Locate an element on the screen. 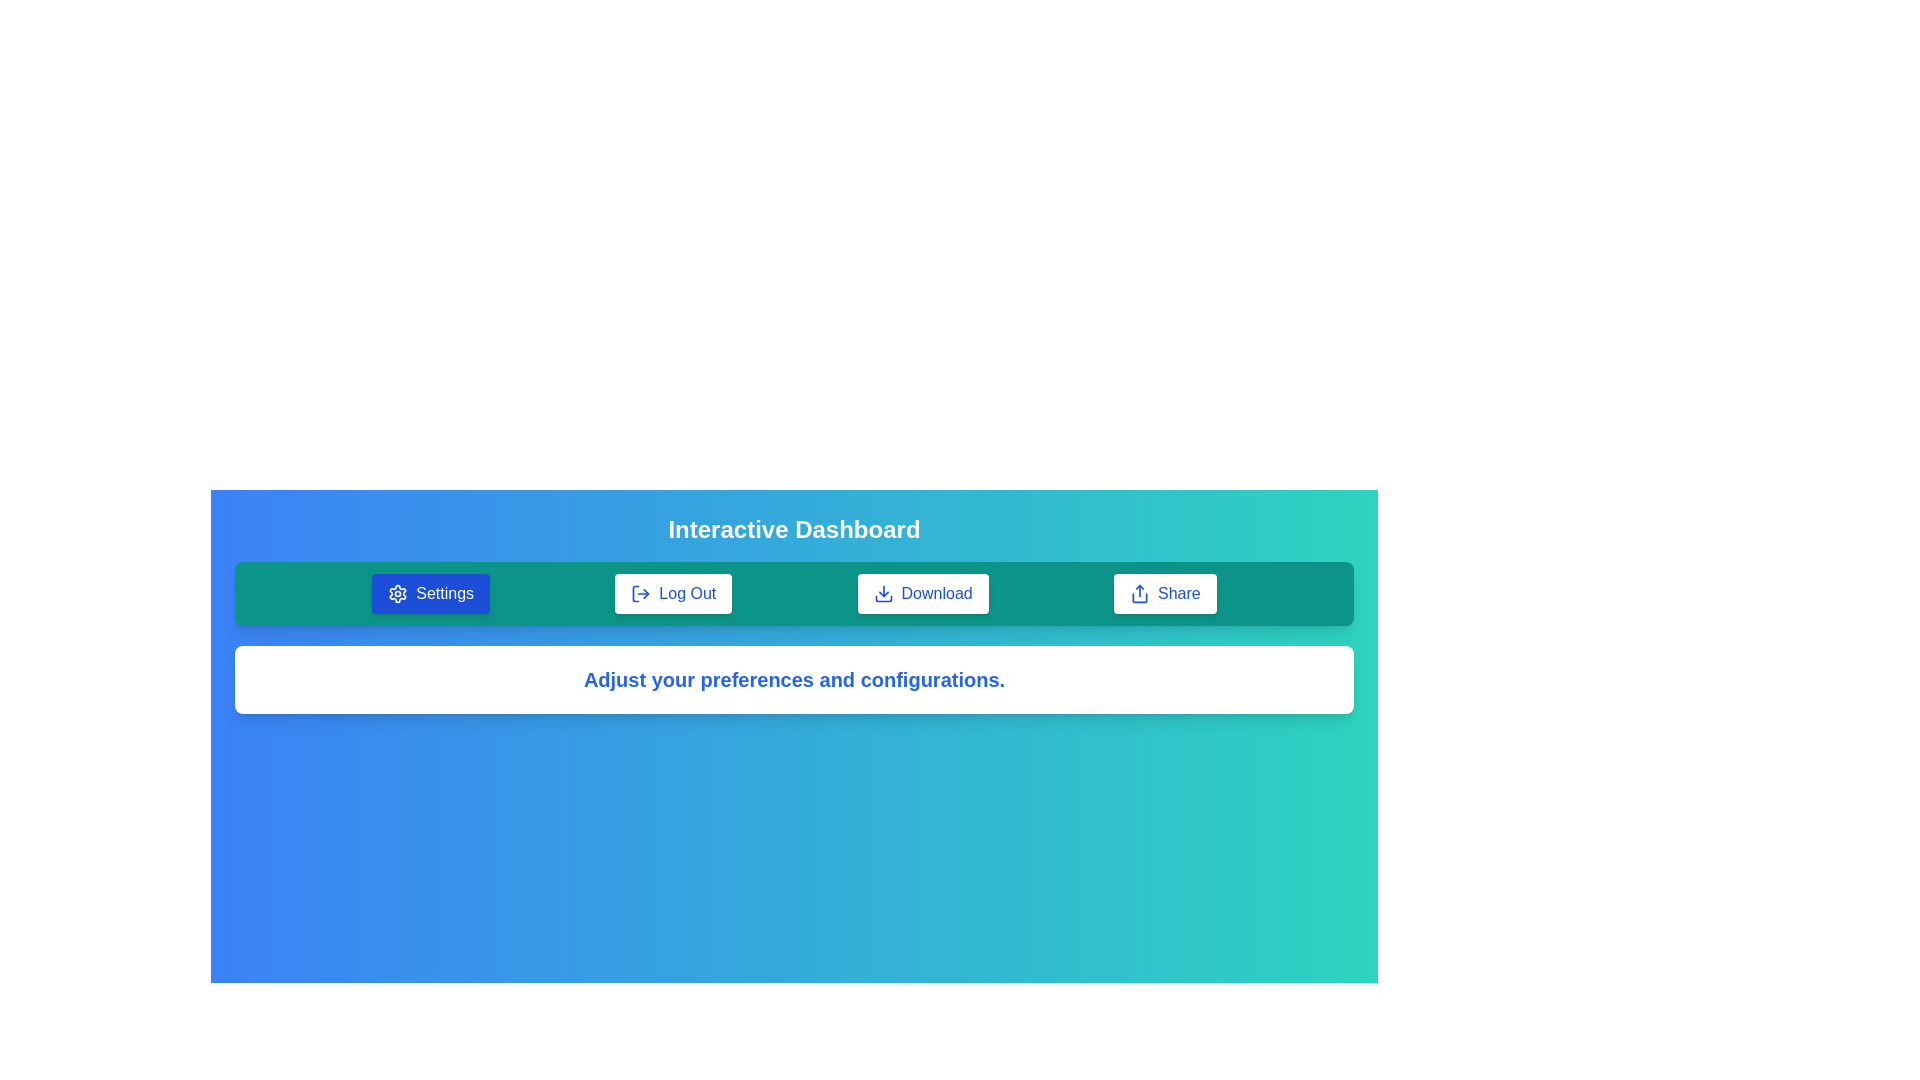 The height and width of the screenshot is (1080, 1920). the tab labeled Log Out to observe its visual style is located at coordinates (673, 593).